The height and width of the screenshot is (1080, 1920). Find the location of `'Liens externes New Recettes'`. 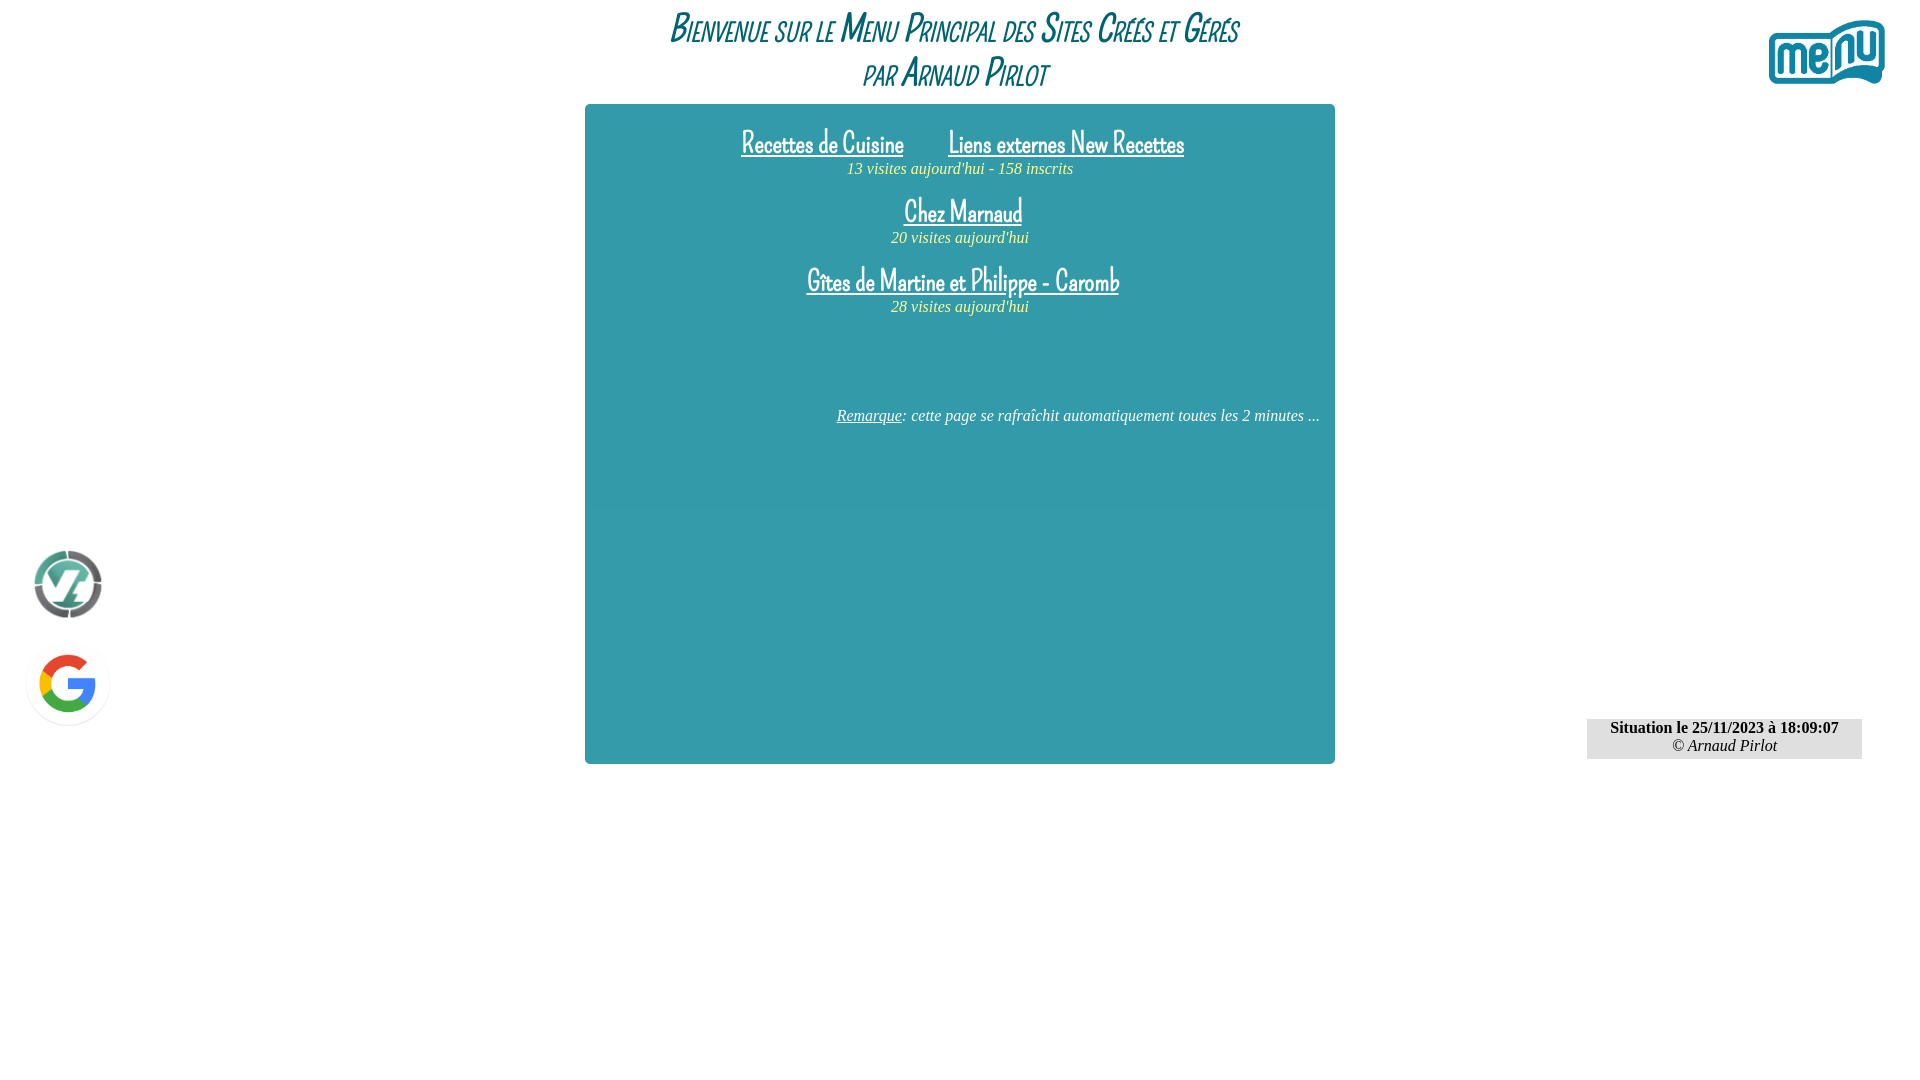

'Liens externes New Recettes' is located at coordinates (1064, 142).